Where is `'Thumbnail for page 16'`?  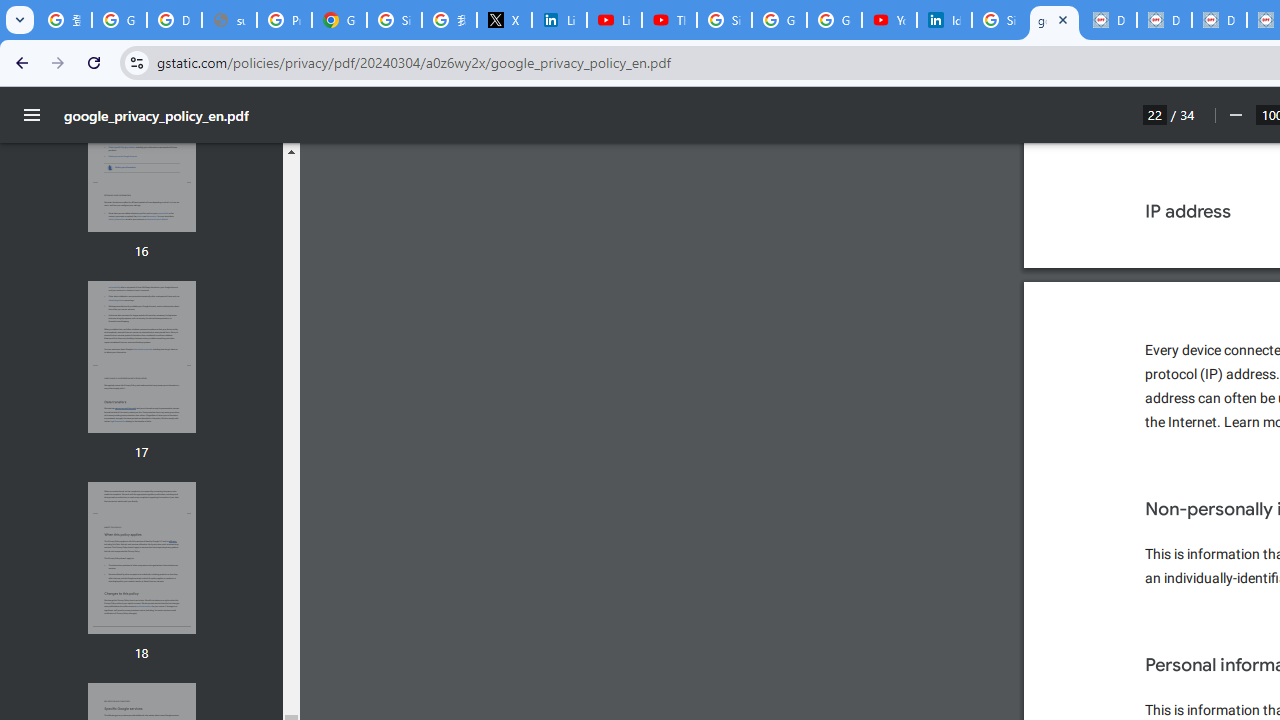
'Thumbnail for page 16' is located at coordinates (140, 155).